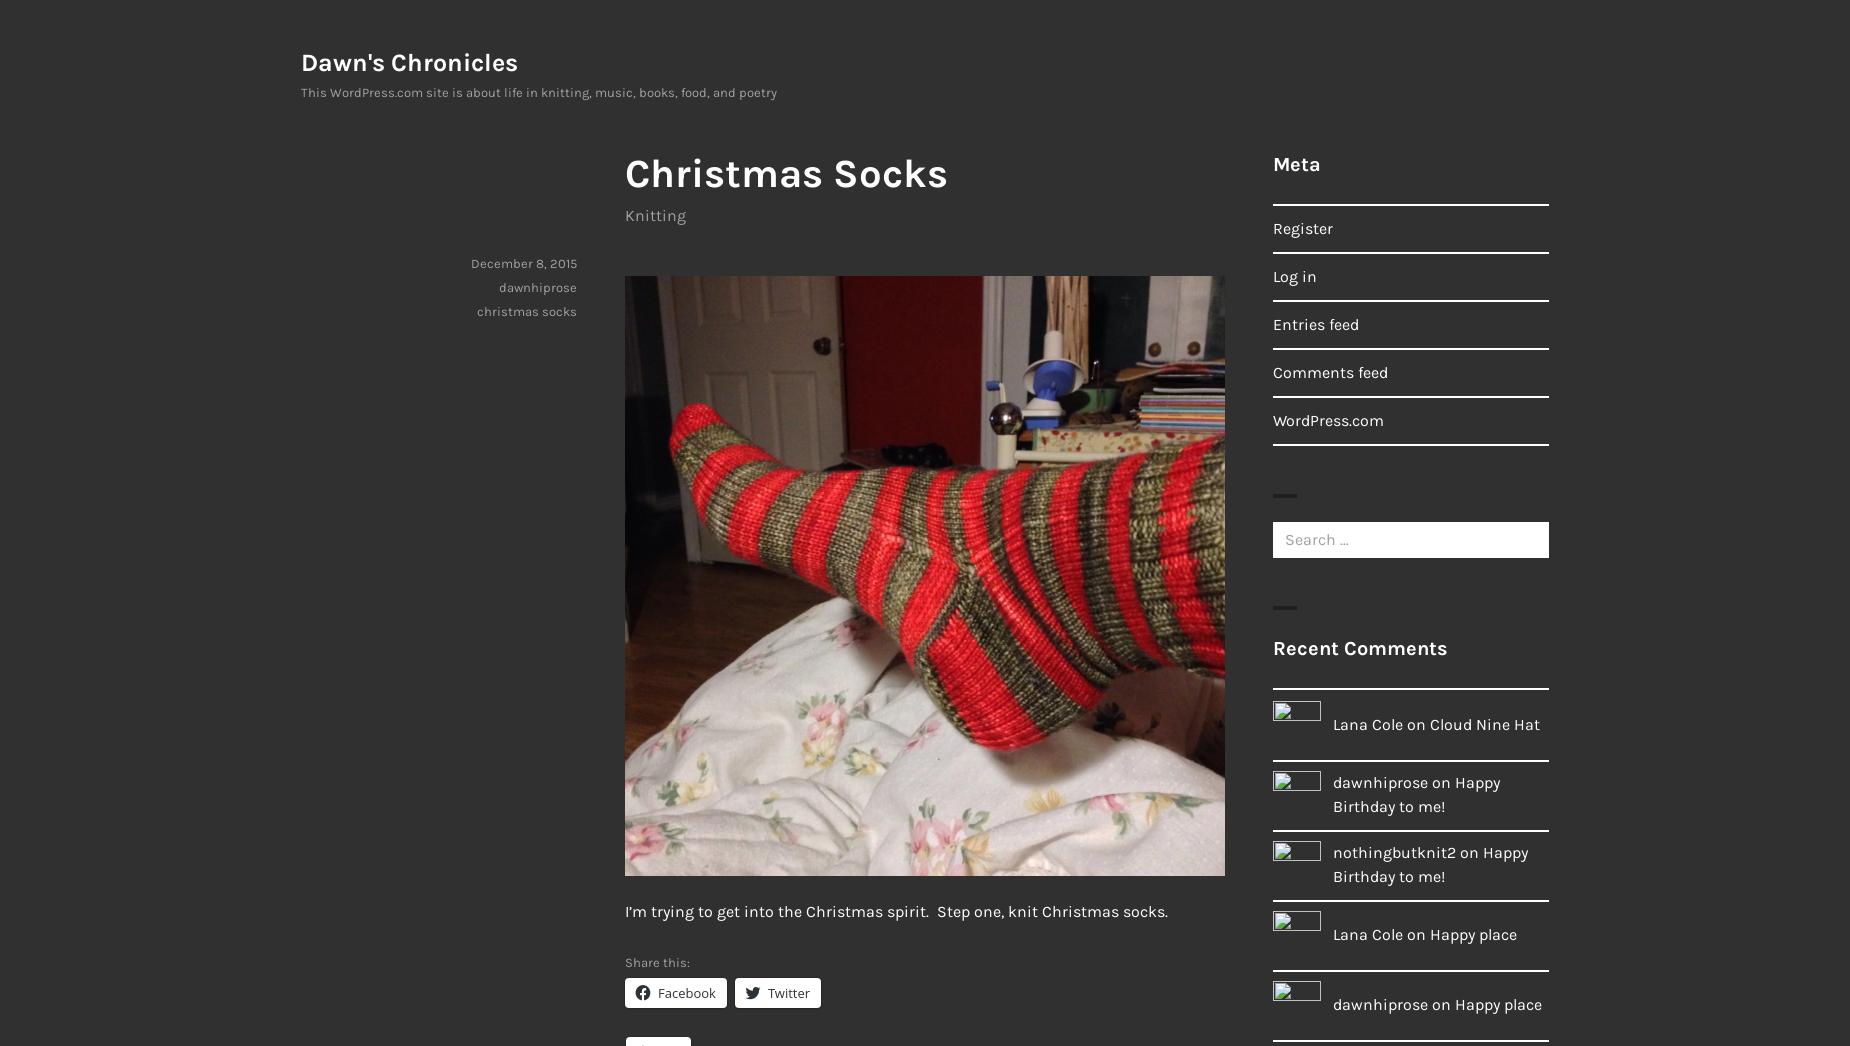 This screenshot has width=1850, height=1046. I want to click on 'I’m trying to get into the Christmas spirit.  Step one, knit Christmas socks.', so click(624, 911).